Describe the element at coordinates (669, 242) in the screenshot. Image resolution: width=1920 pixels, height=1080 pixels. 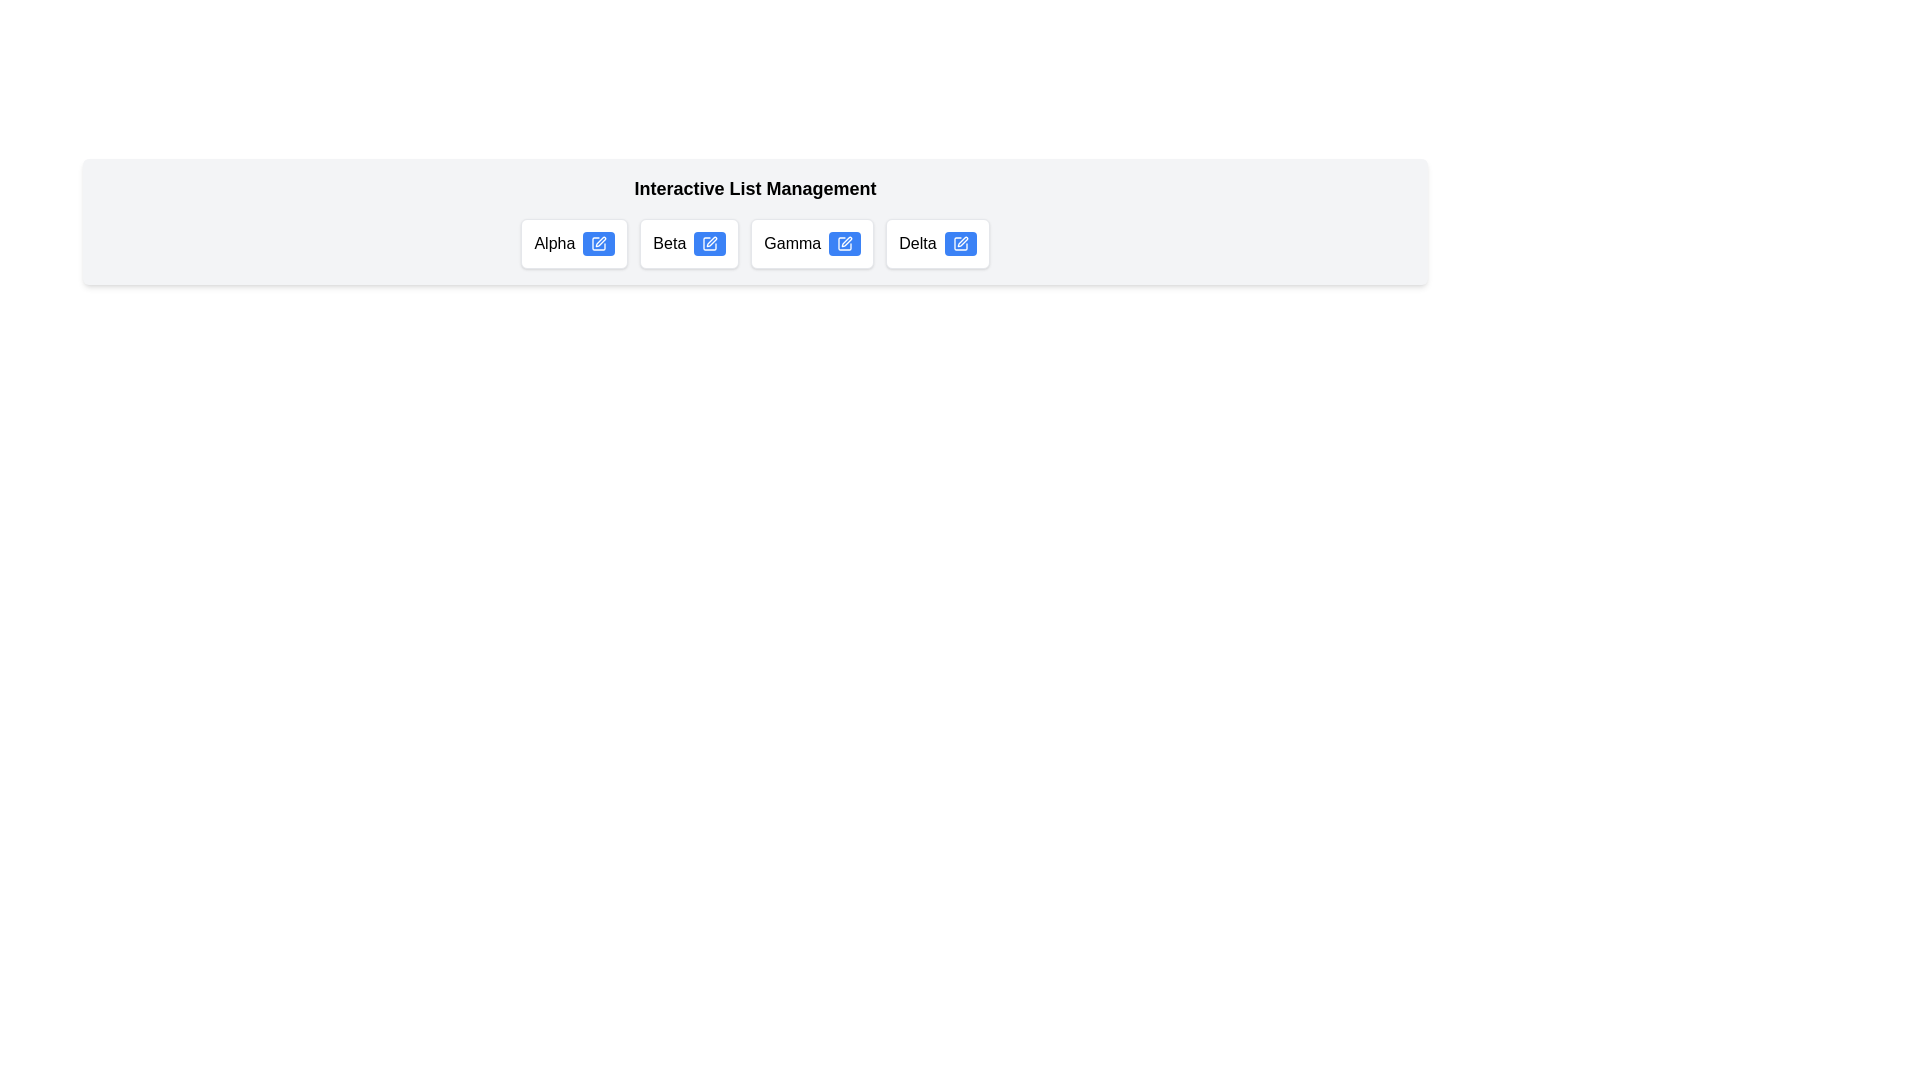
I see `the static text label displaying 'Beta' which is positioned within a card-like component, between 'Alpha' and 'Gamma'` at that location.